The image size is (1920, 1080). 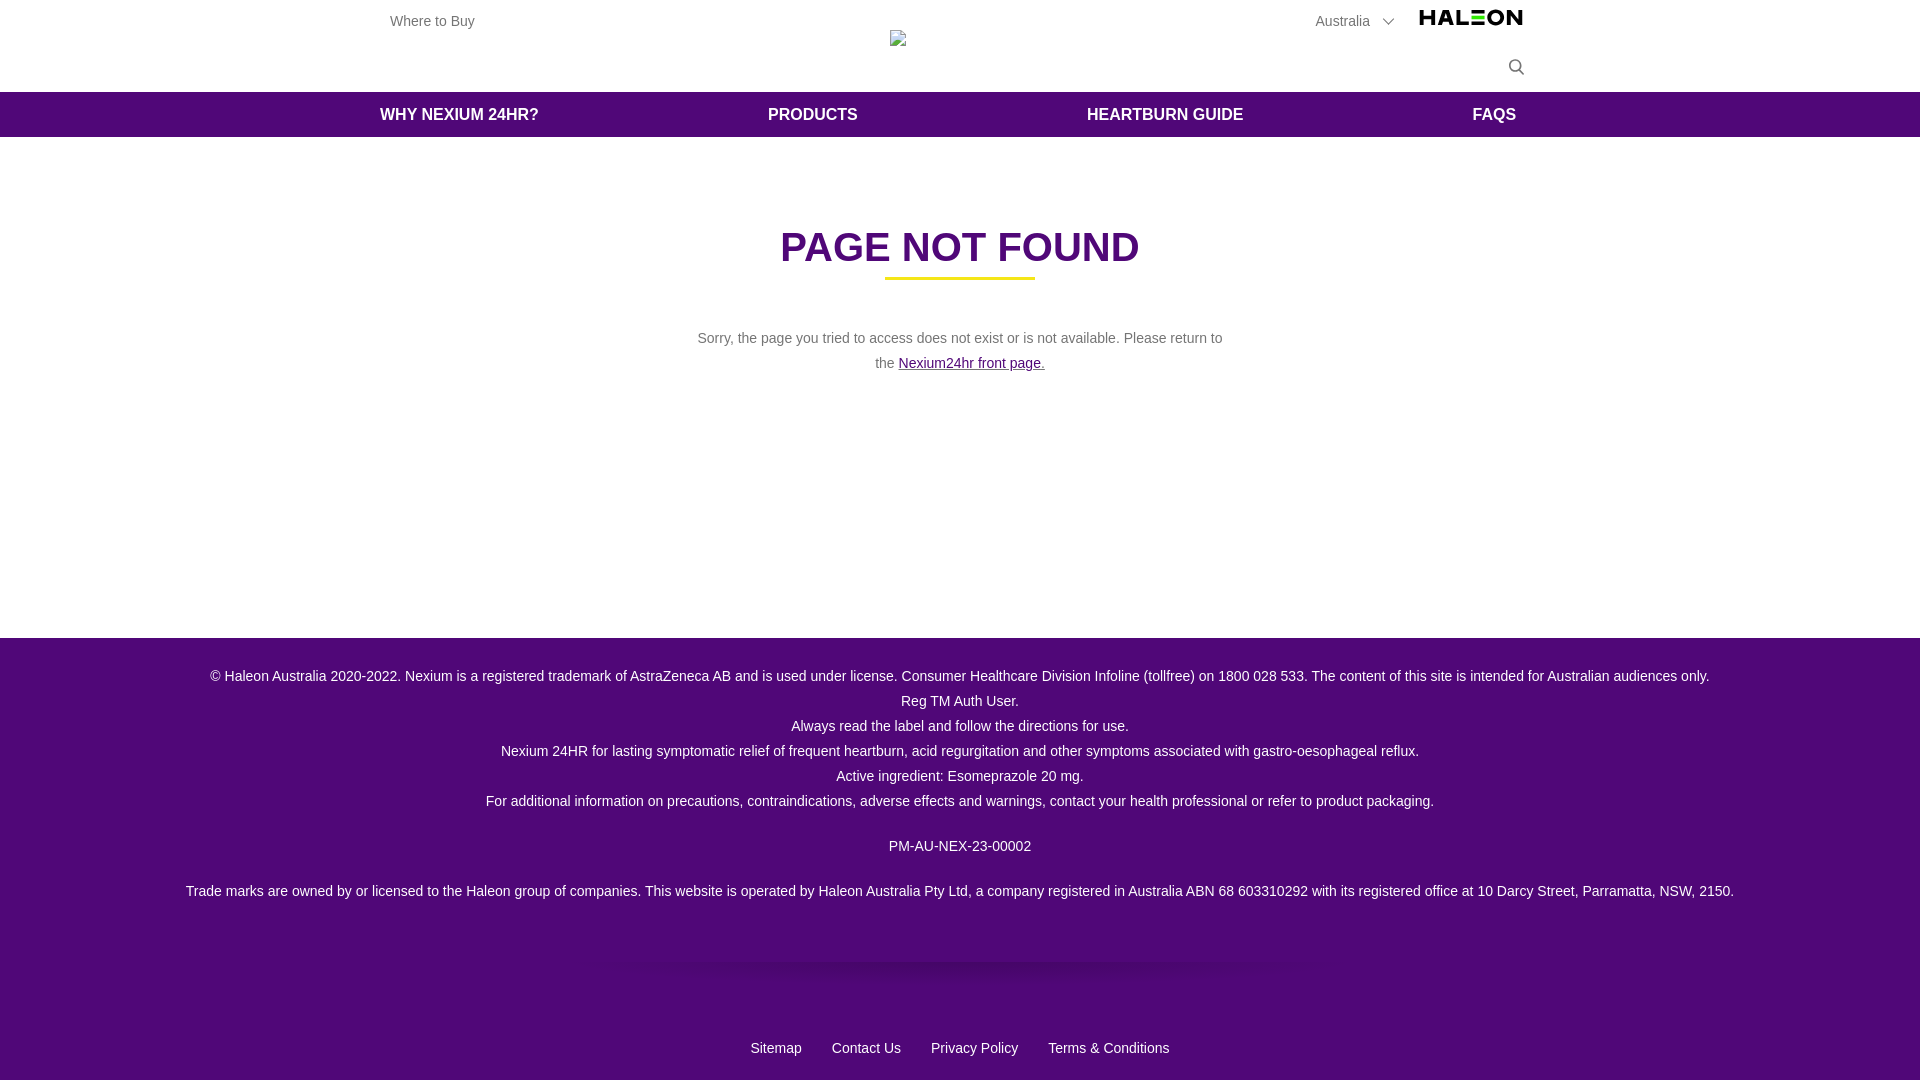 I want to click on 'Sitemap', so click(x=774, y=1047).